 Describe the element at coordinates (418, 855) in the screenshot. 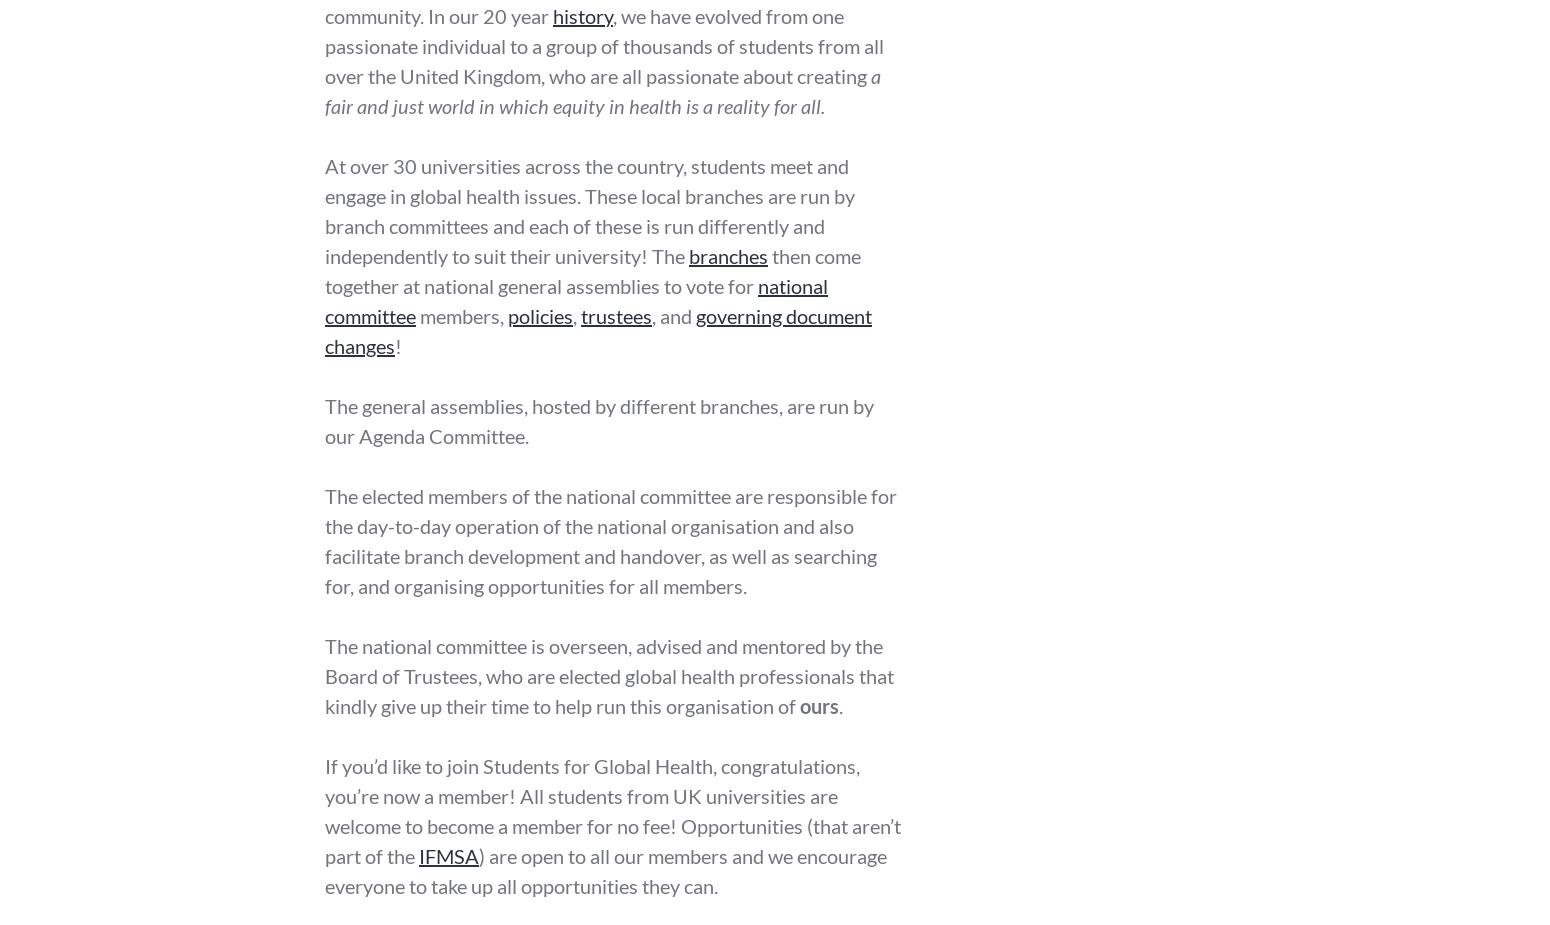

I see `'IFMSA'` at that location.